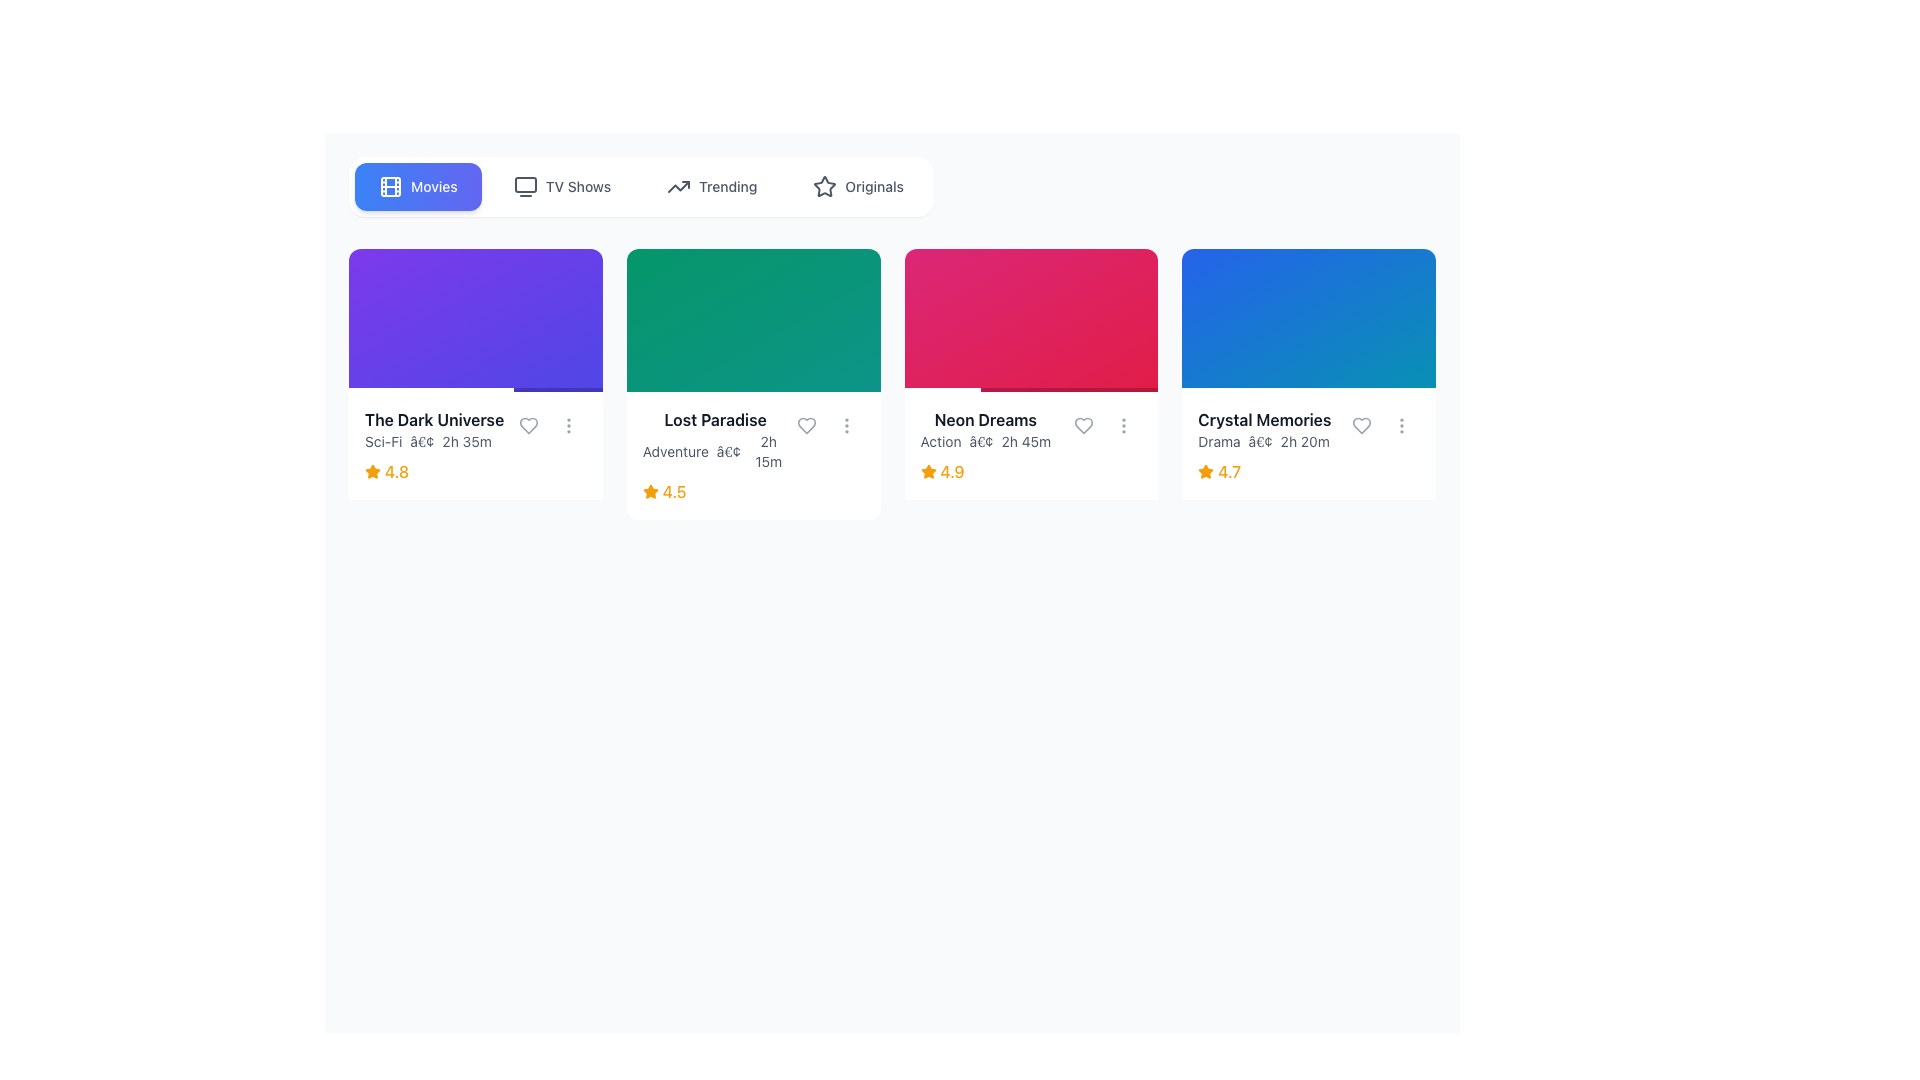  I want to click on the star rating icon, which is a bold orange star indicating a rating of '4.7' for the item 'Crystal Memories', located in the fourth slot of a horizontal layout, so click(1205, 471).